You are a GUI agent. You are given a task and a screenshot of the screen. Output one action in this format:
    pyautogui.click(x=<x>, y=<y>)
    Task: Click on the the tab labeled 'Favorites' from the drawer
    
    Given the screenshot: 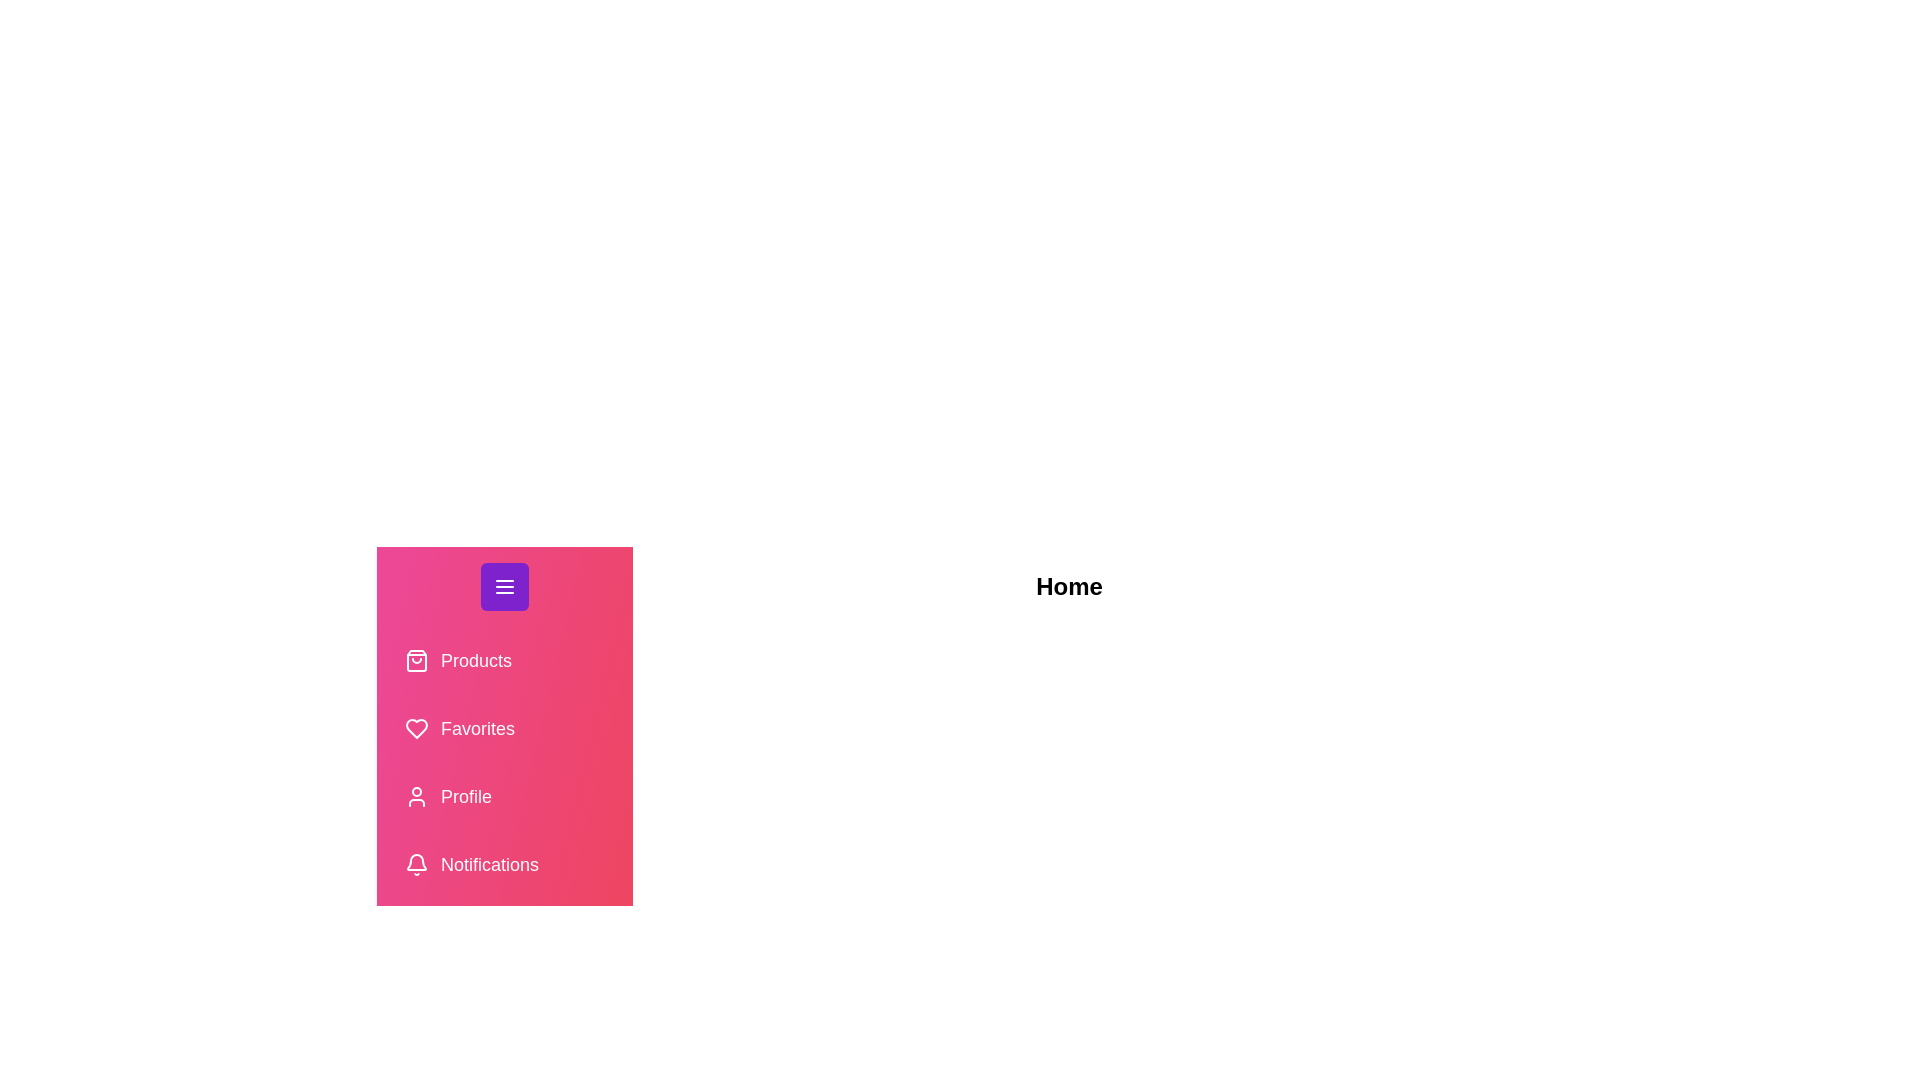 What is the action you would take?
    pyautogui.click(x=504, y=729)
    